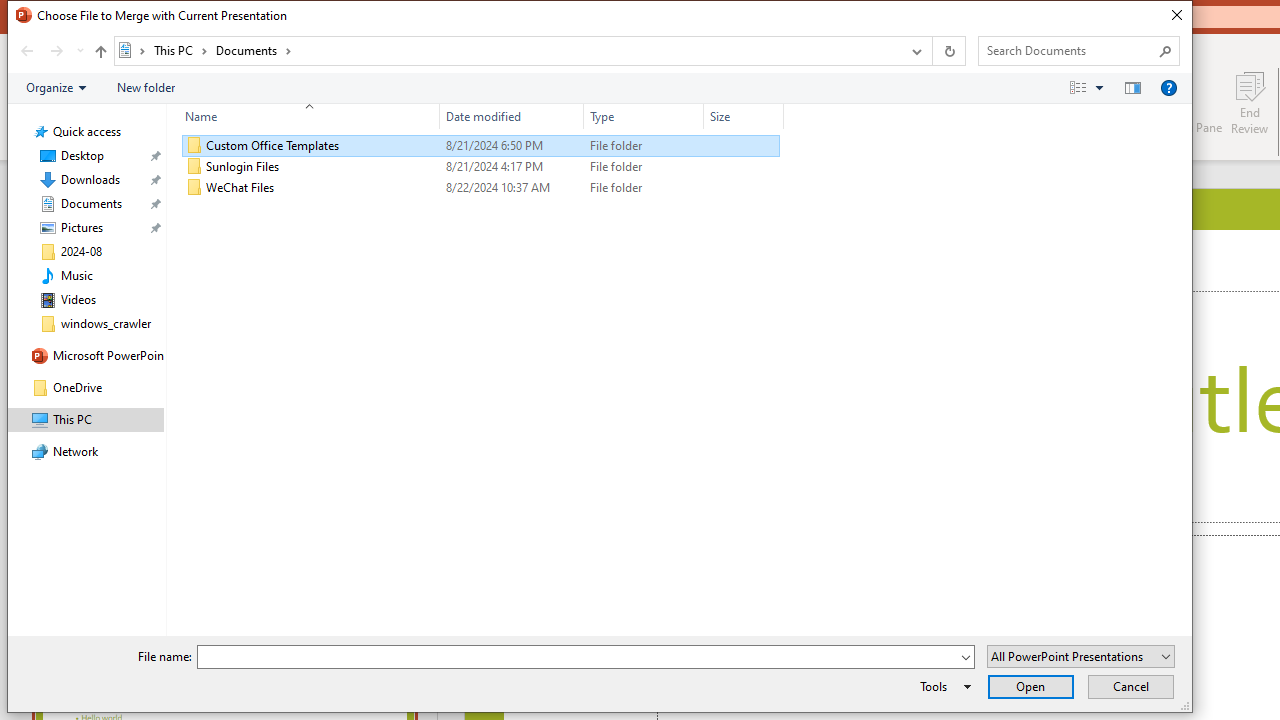 The width and height of the screenshot is (1280, 720). I want to click on 'File name:', so click(585, 657).